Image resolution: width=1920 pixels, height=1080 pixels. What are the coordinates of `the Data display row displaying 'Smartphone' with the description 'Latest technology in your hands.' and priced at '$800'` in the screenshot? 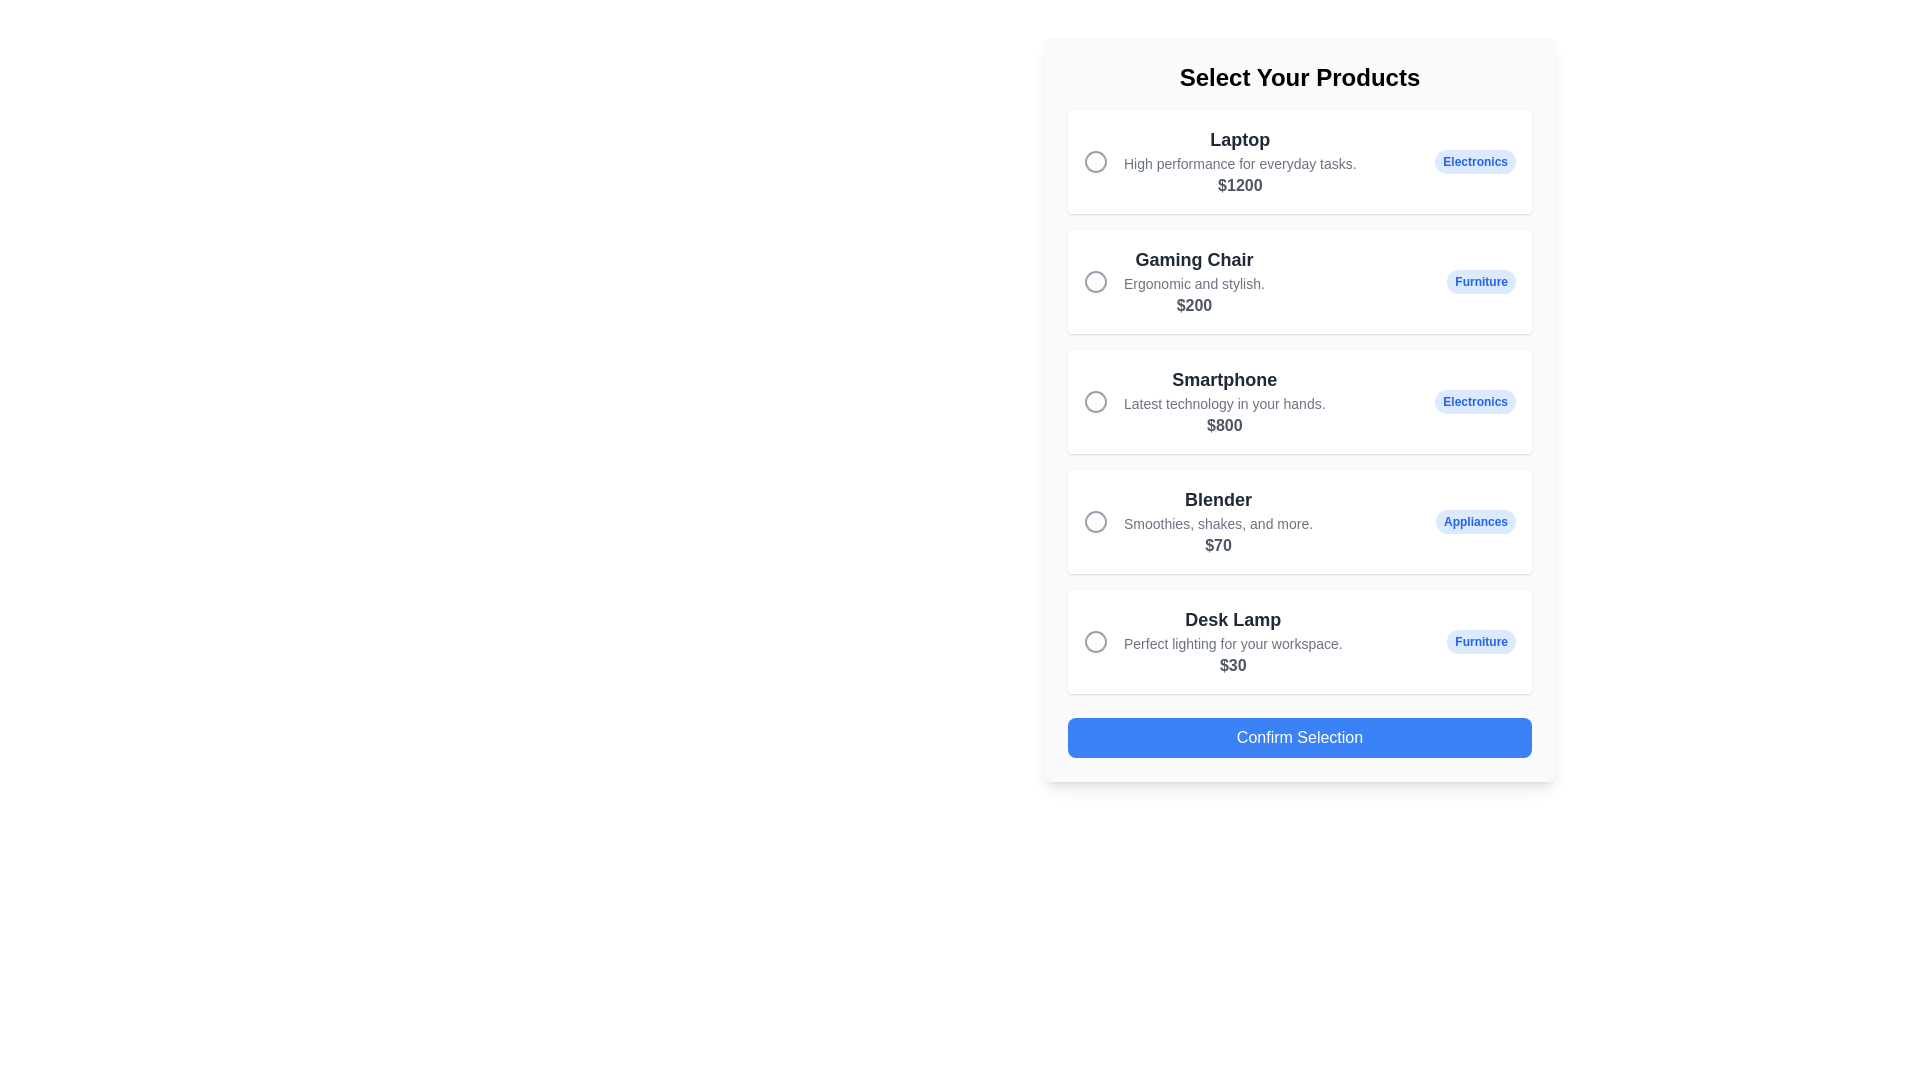 It's located at (1203, 401).